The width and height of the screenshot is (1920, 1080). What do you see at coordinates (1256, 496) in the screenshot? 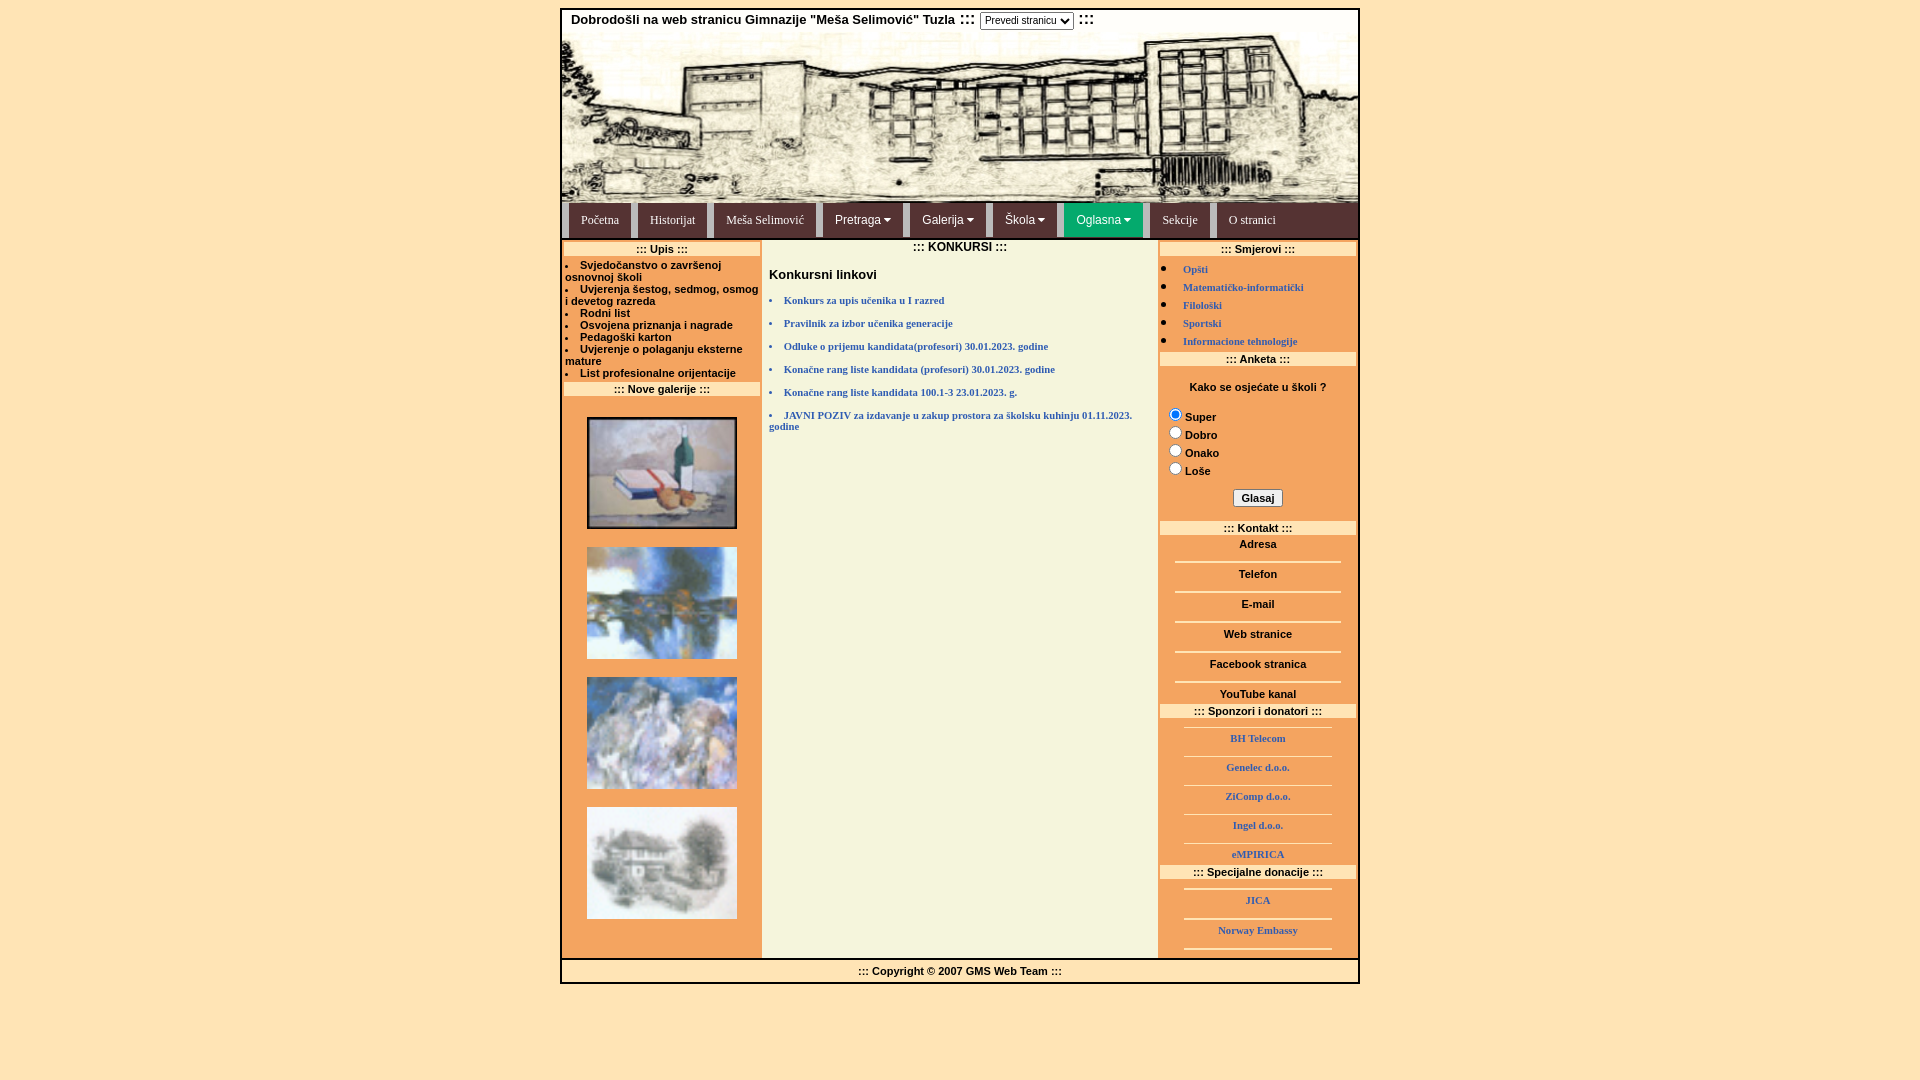
I see `'Glasaj'` at bounding box center [1256, 496].